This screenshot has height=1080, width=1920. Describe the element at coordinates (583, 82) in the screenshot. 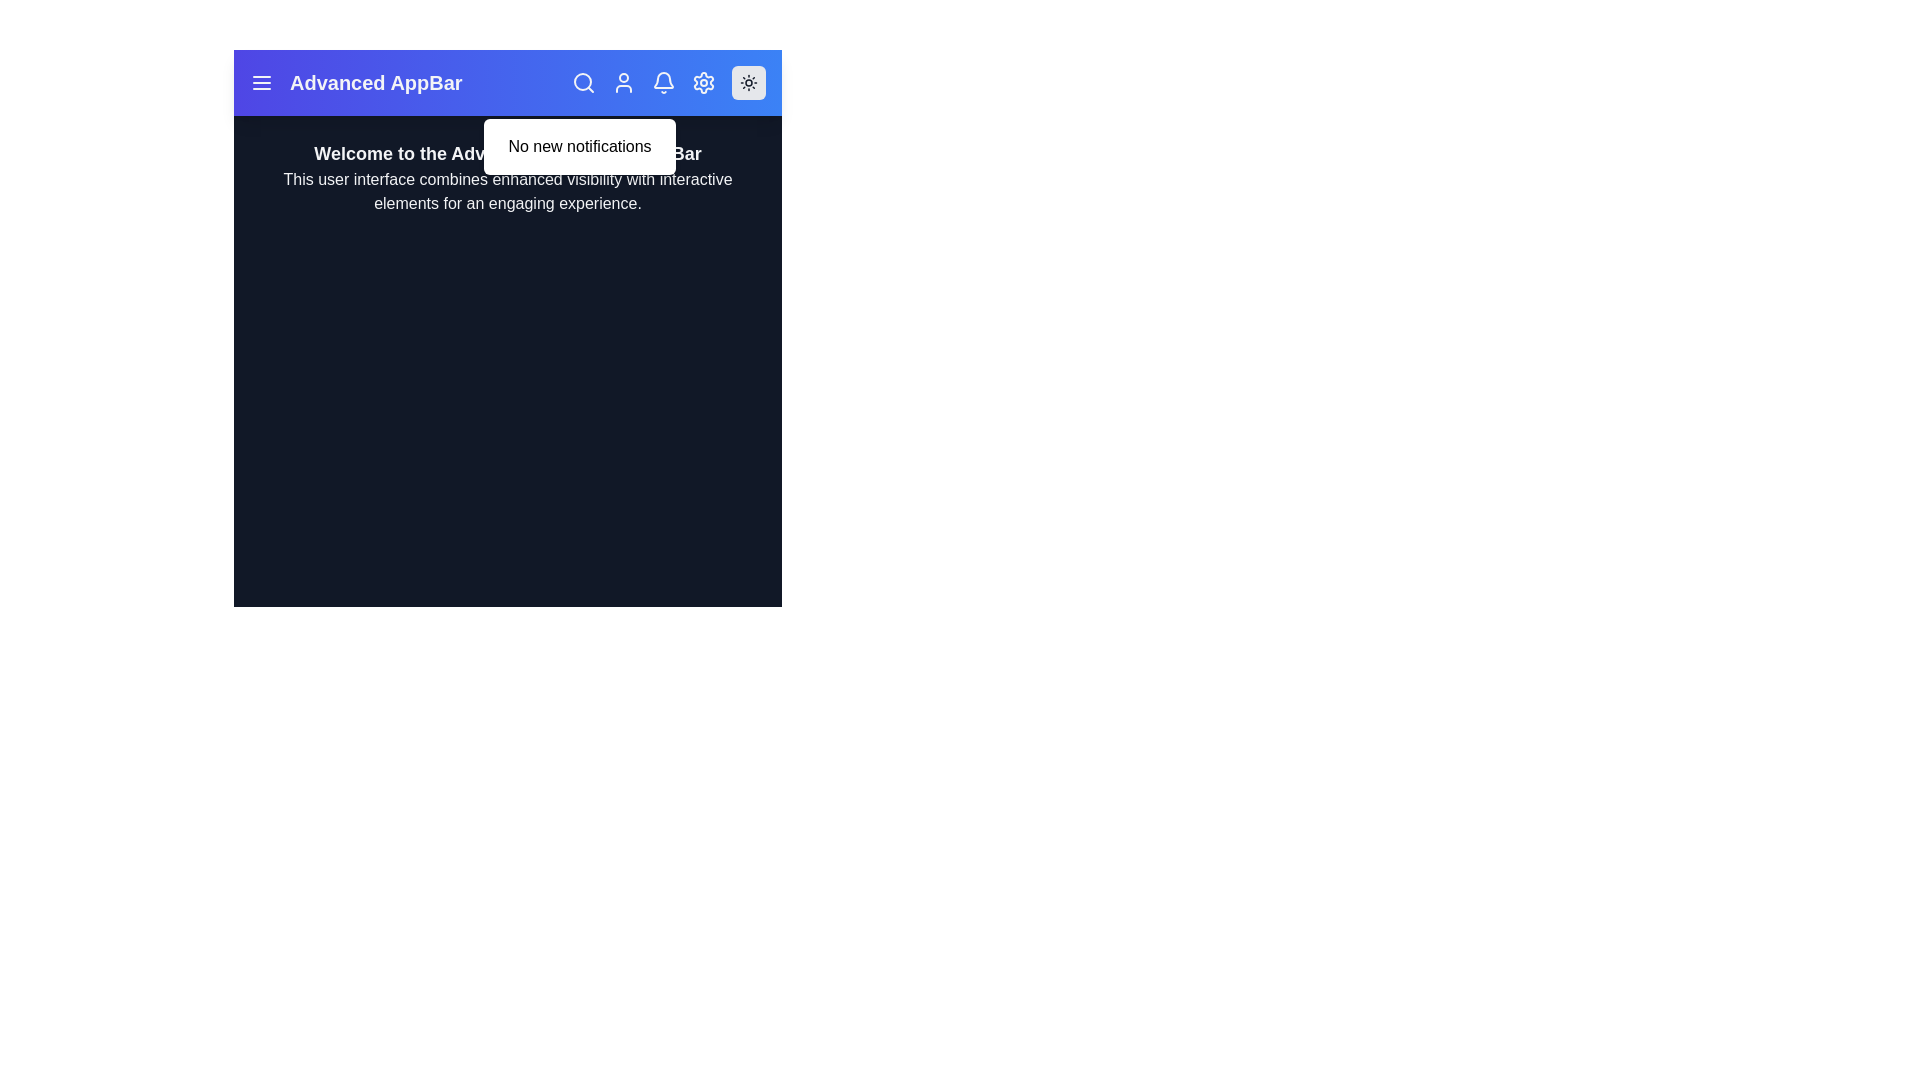

I see `the search icon` at that location.